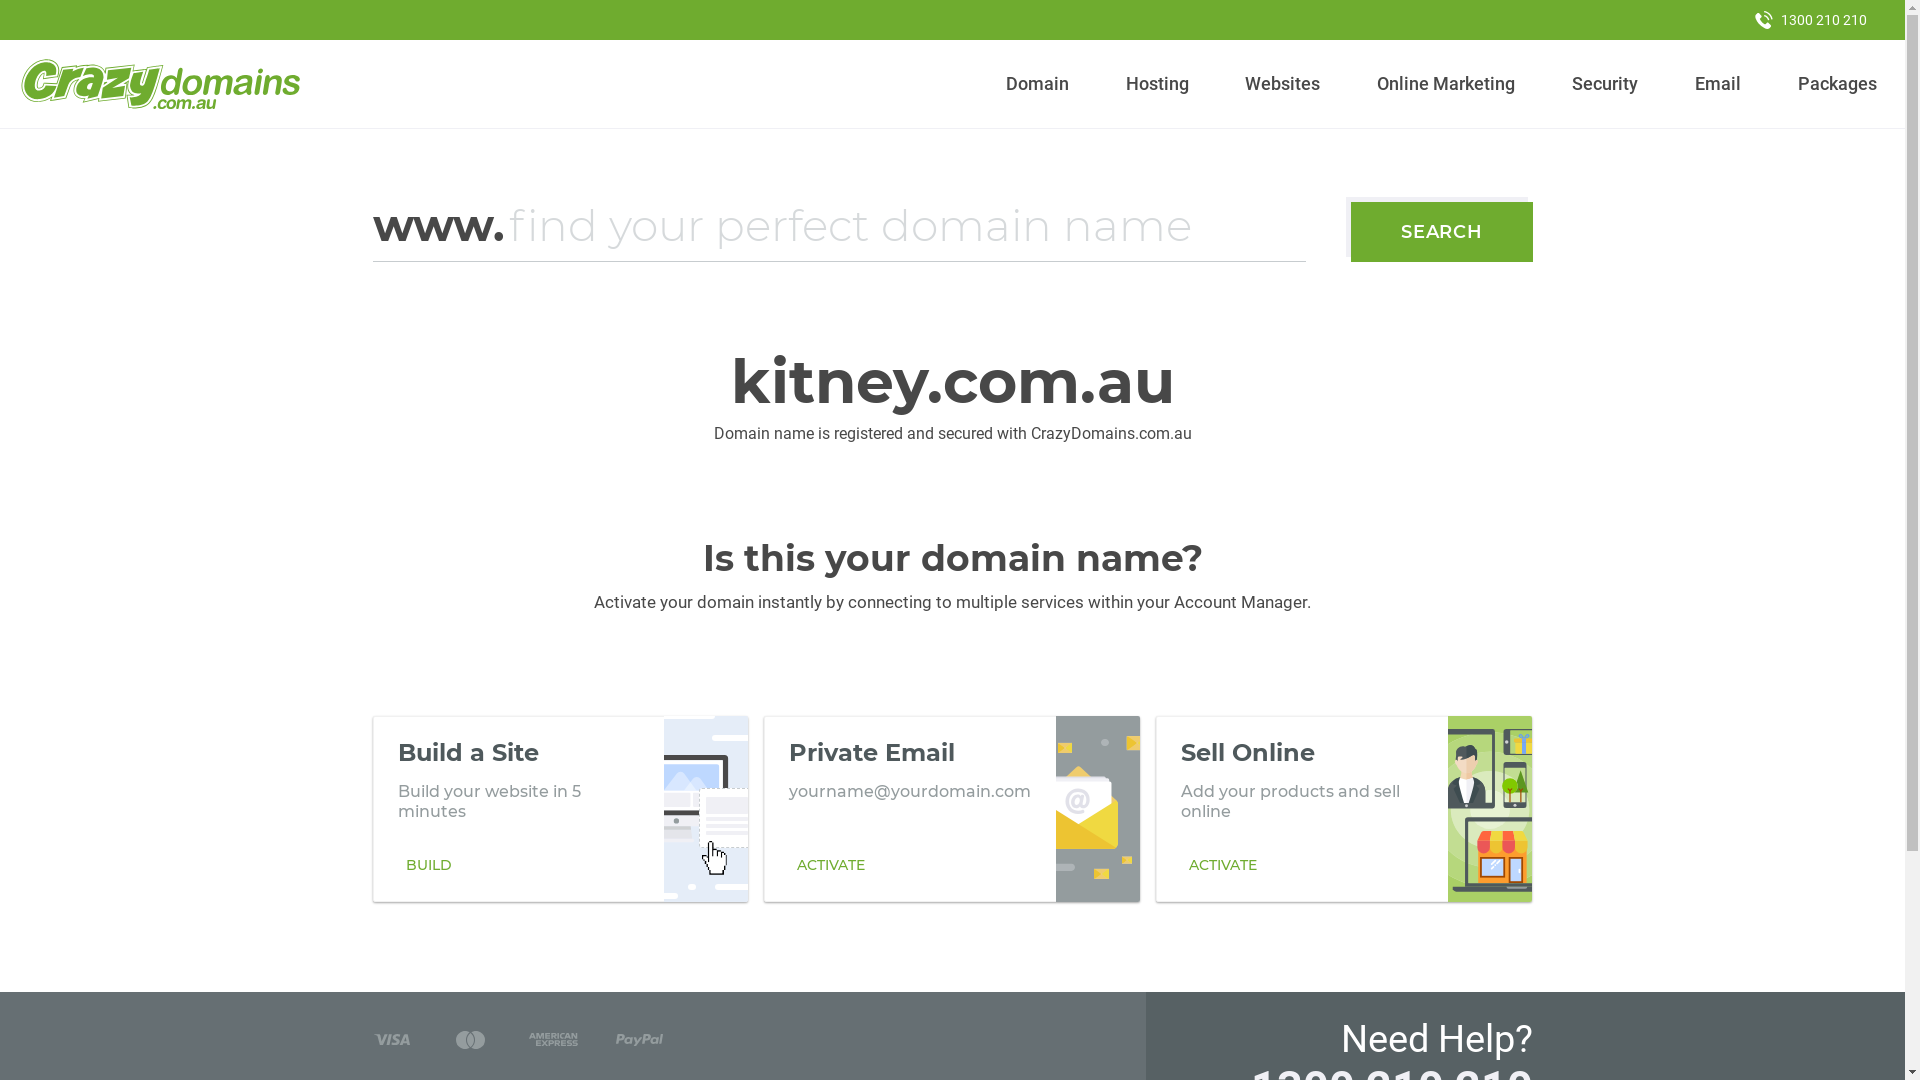 The image size is (1920, 1080). What do you see at coordinates (1605, 83) in the screenshot?
I see `'Security'` at bounding box center [1605, 83].